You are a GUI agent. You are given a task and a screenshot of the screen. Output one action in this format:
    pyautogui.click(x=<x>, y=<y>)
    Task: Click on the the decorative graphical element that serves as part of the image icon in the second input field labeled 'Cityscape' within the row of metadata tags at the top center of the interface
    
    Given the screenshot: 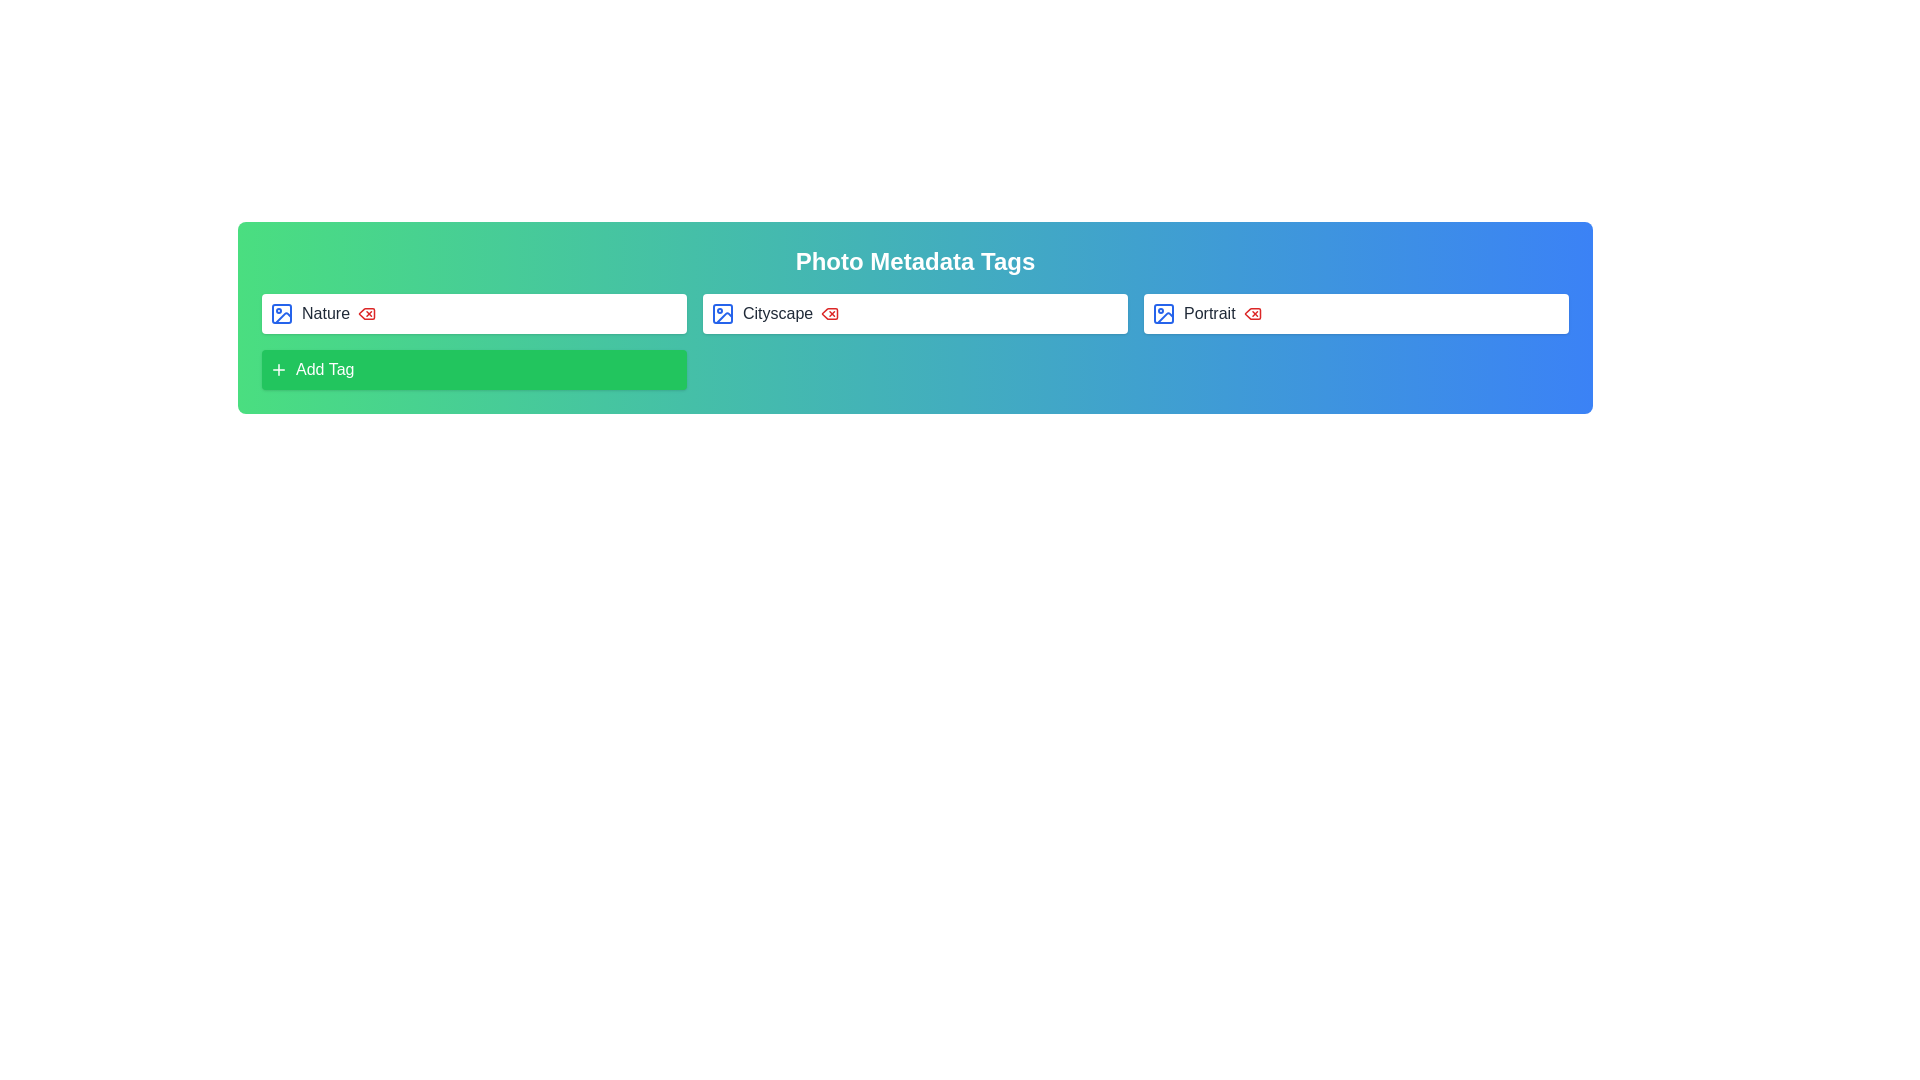 What is the action you would take?
    pyautogui.click(x=722, y=313)
    